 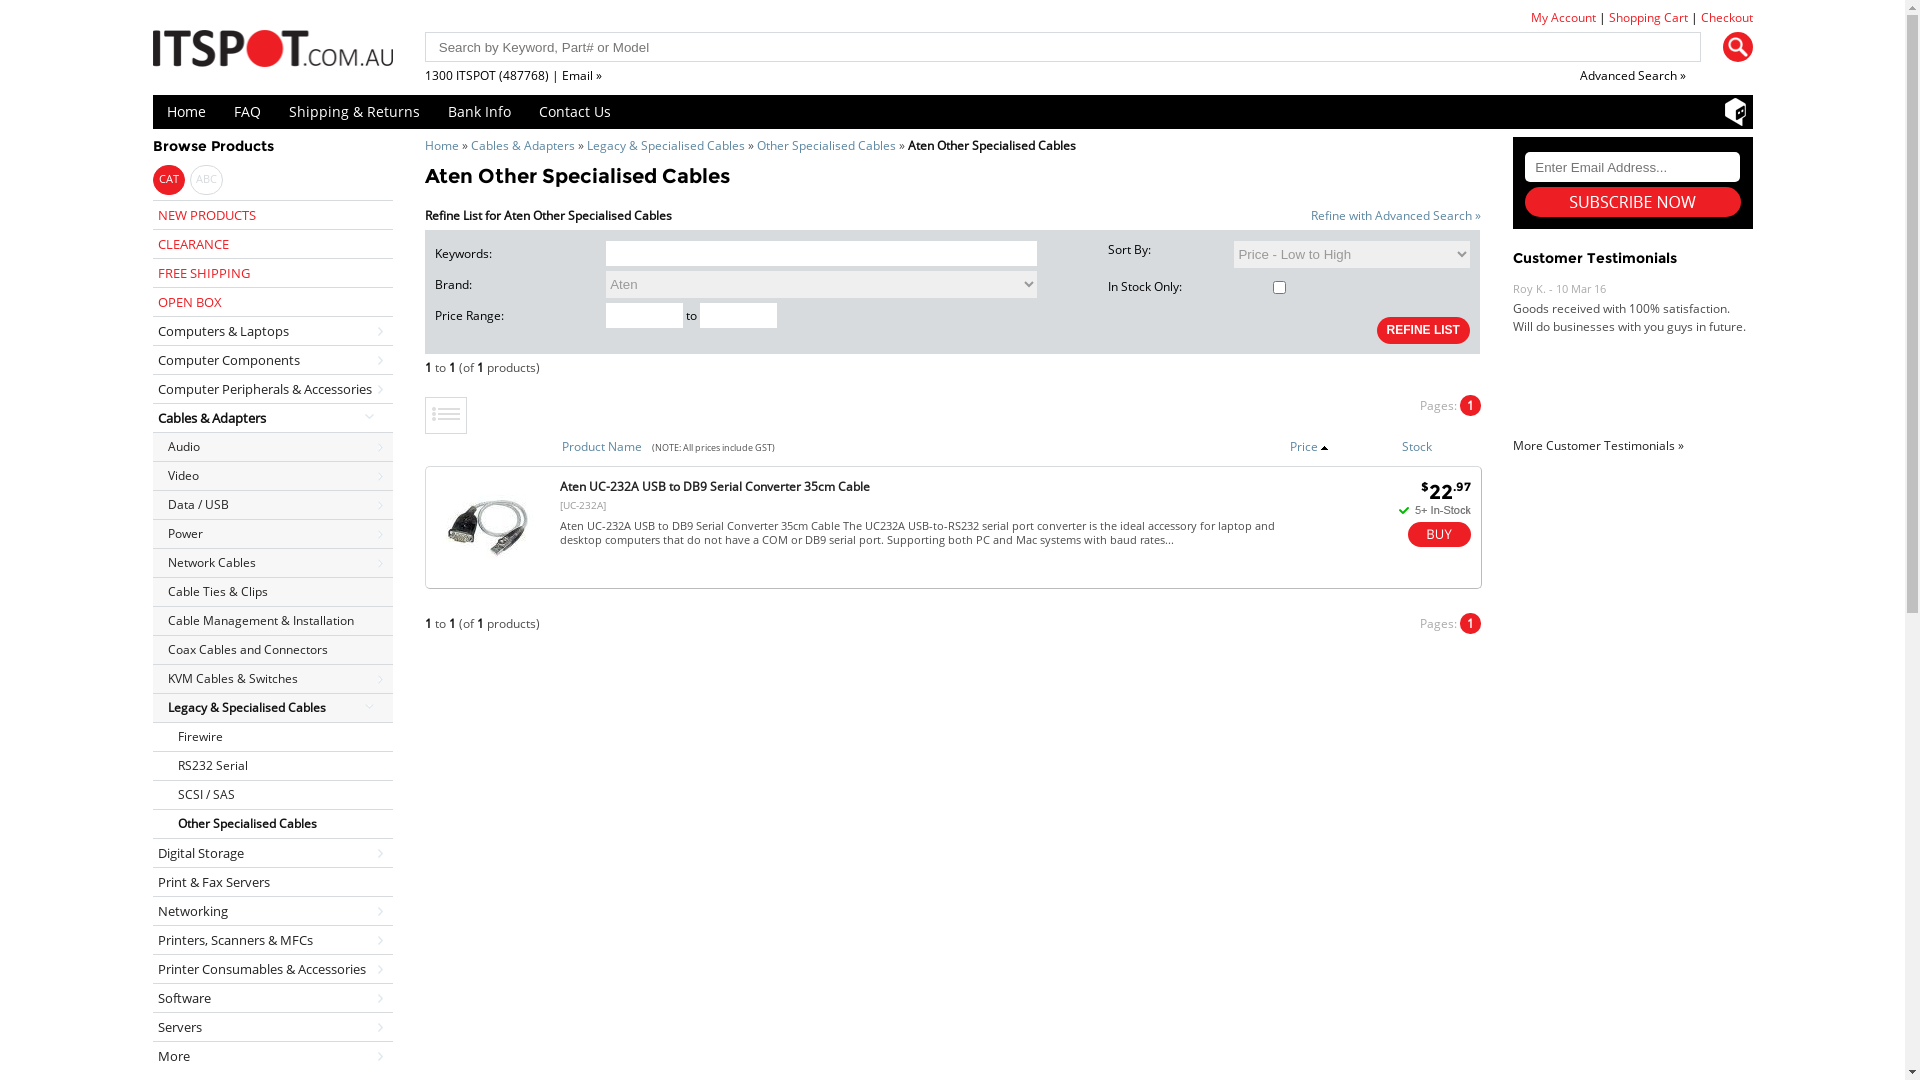 What do you see at coordinates (271, 967) in the screenshot?
I see `'Printer Consumables & Accessories'` at bounding box center [271, 967].